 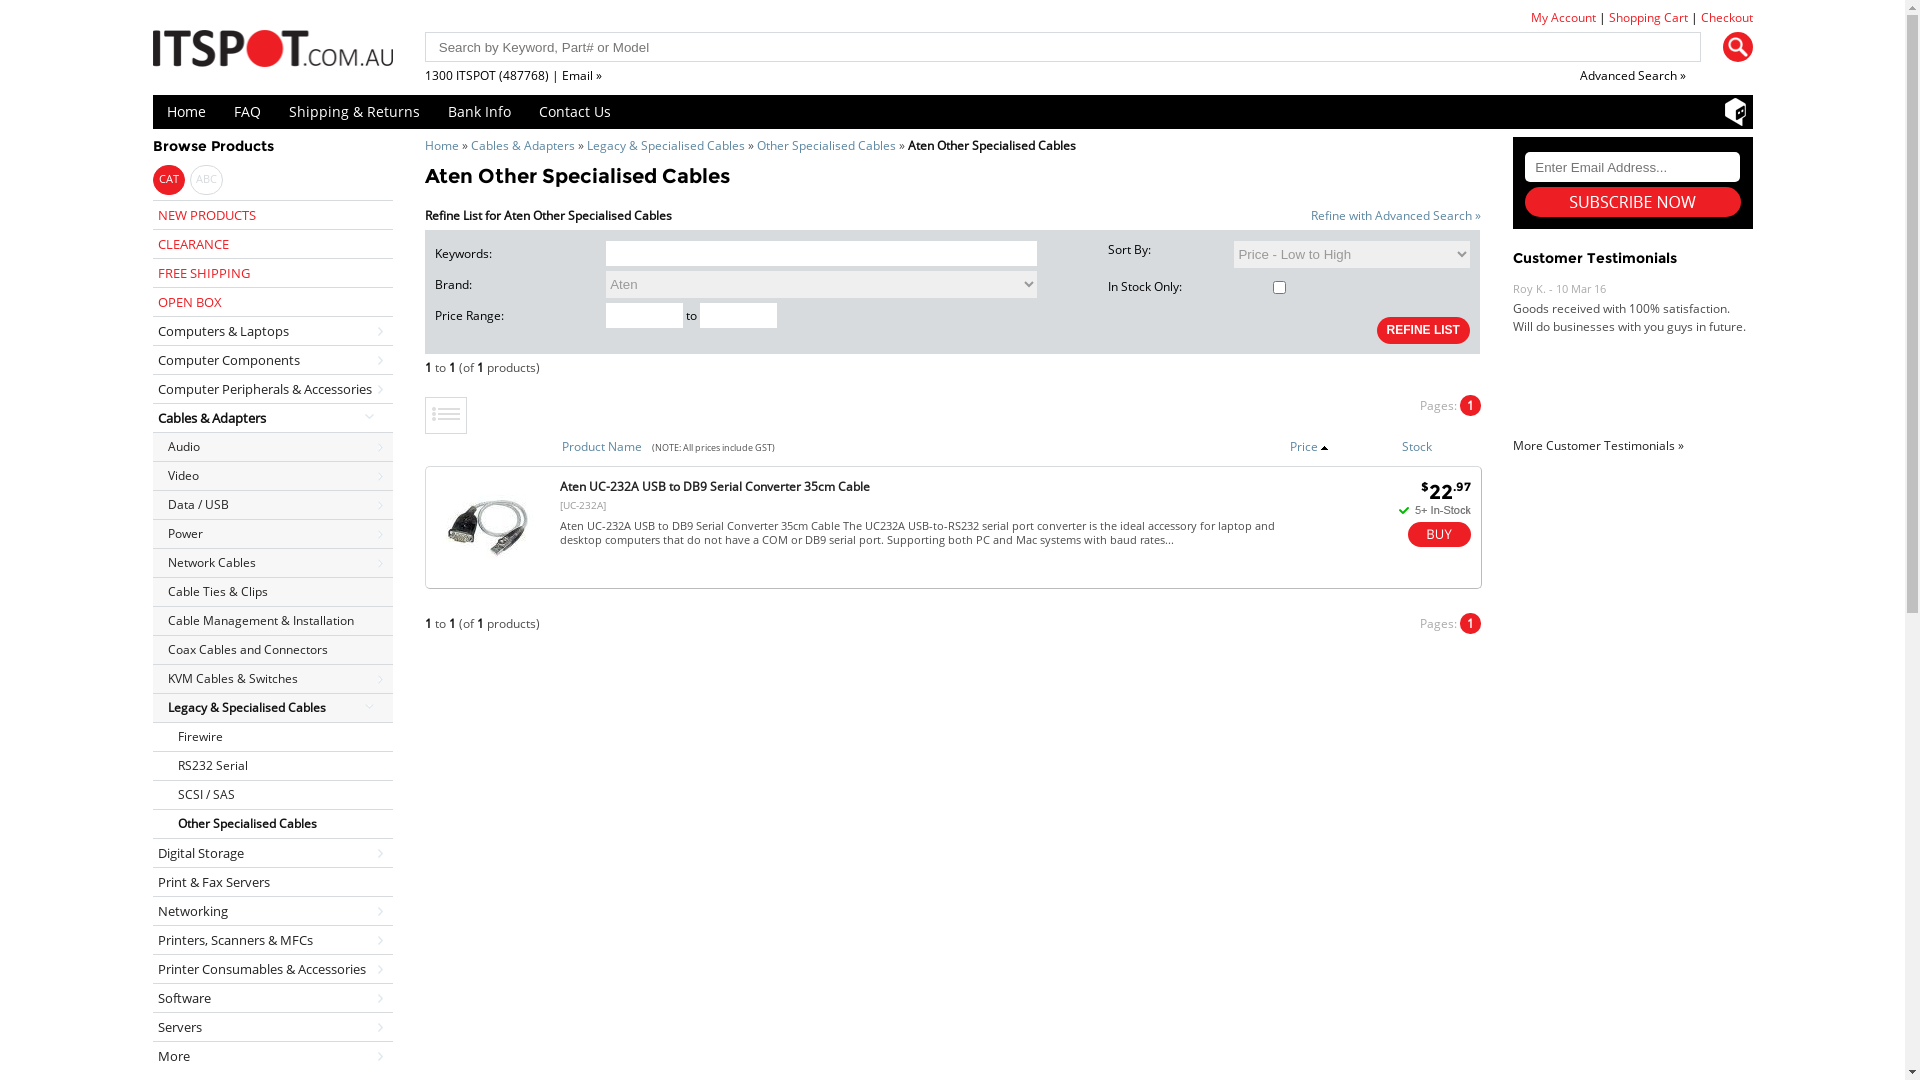 What do you see at coordinates (271, 967) in the screenshot?
I see `'Printer Consumables & Accessories'` at bounding box center [271, 967].